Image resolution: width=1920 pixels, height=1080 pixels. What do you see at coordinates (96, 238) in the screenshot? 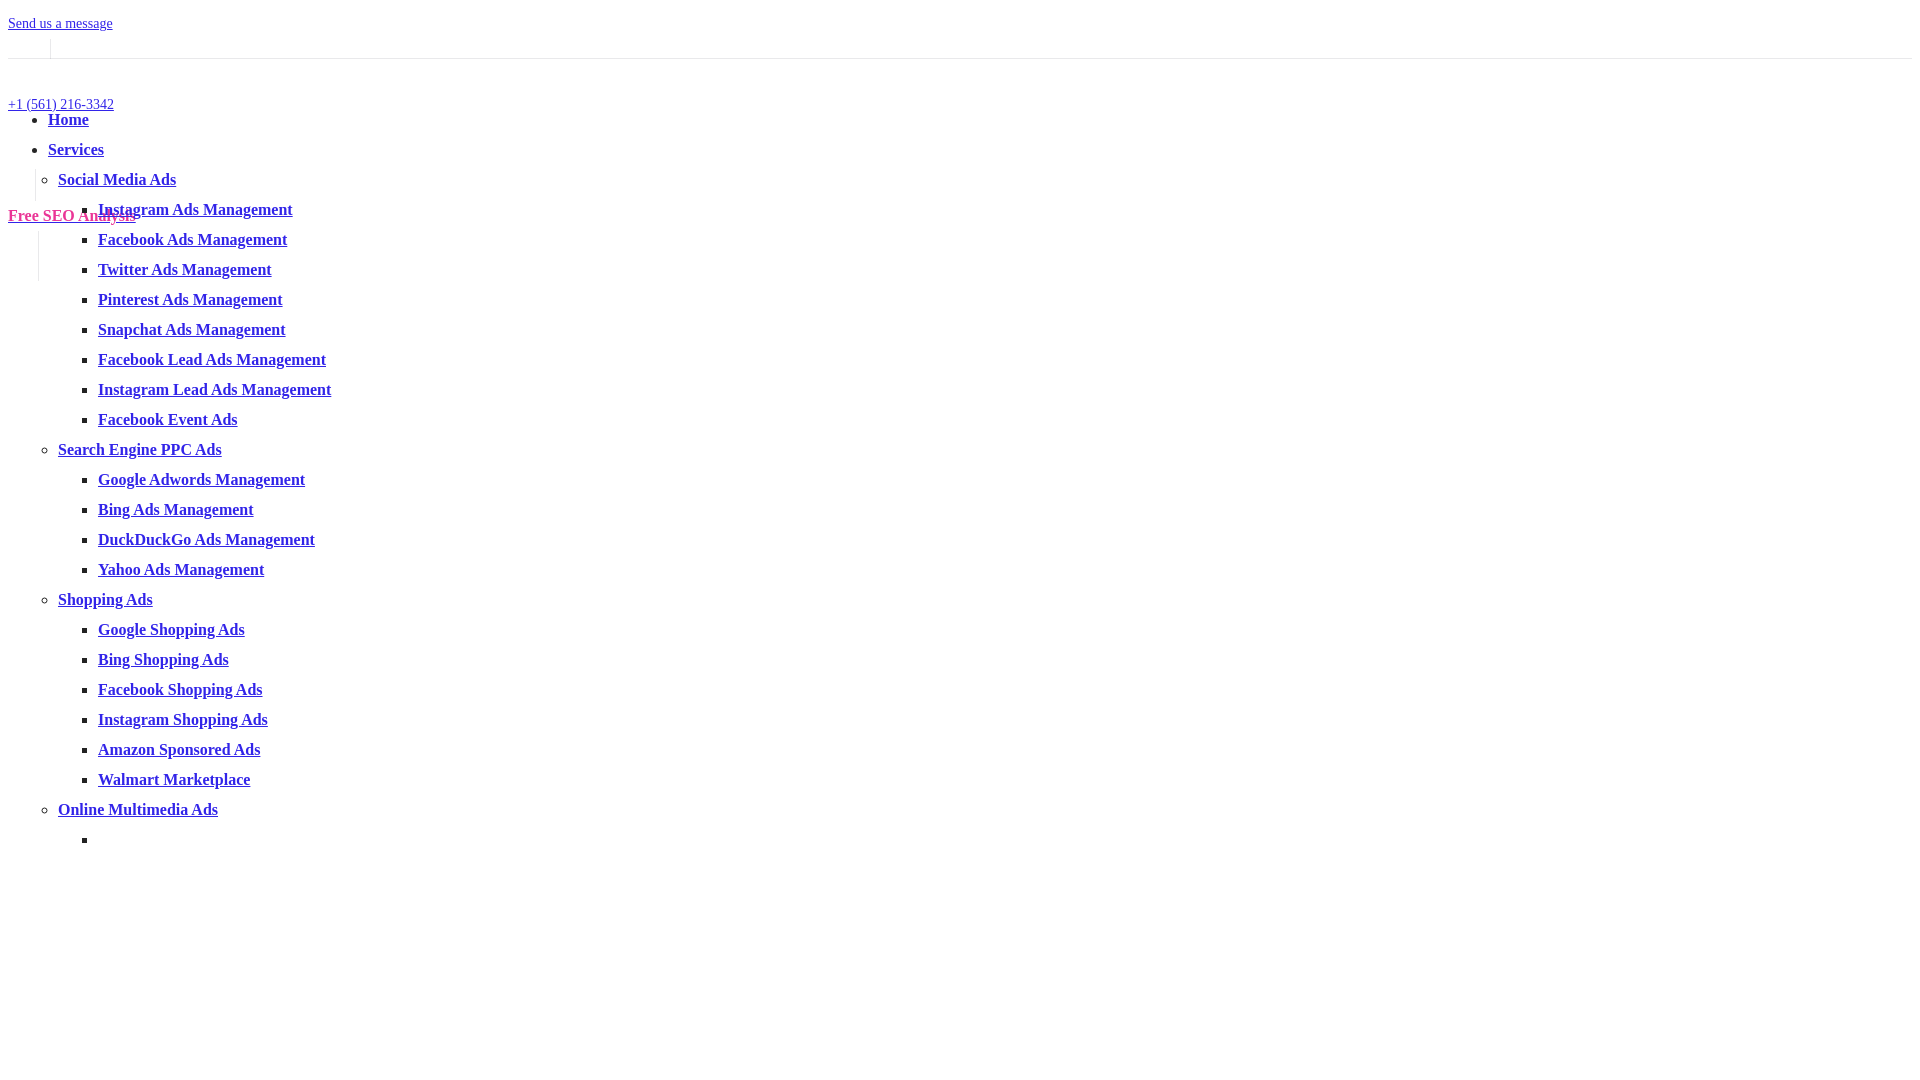
I see `'Facebook Ads Management'` at bounding box center [96, 238].